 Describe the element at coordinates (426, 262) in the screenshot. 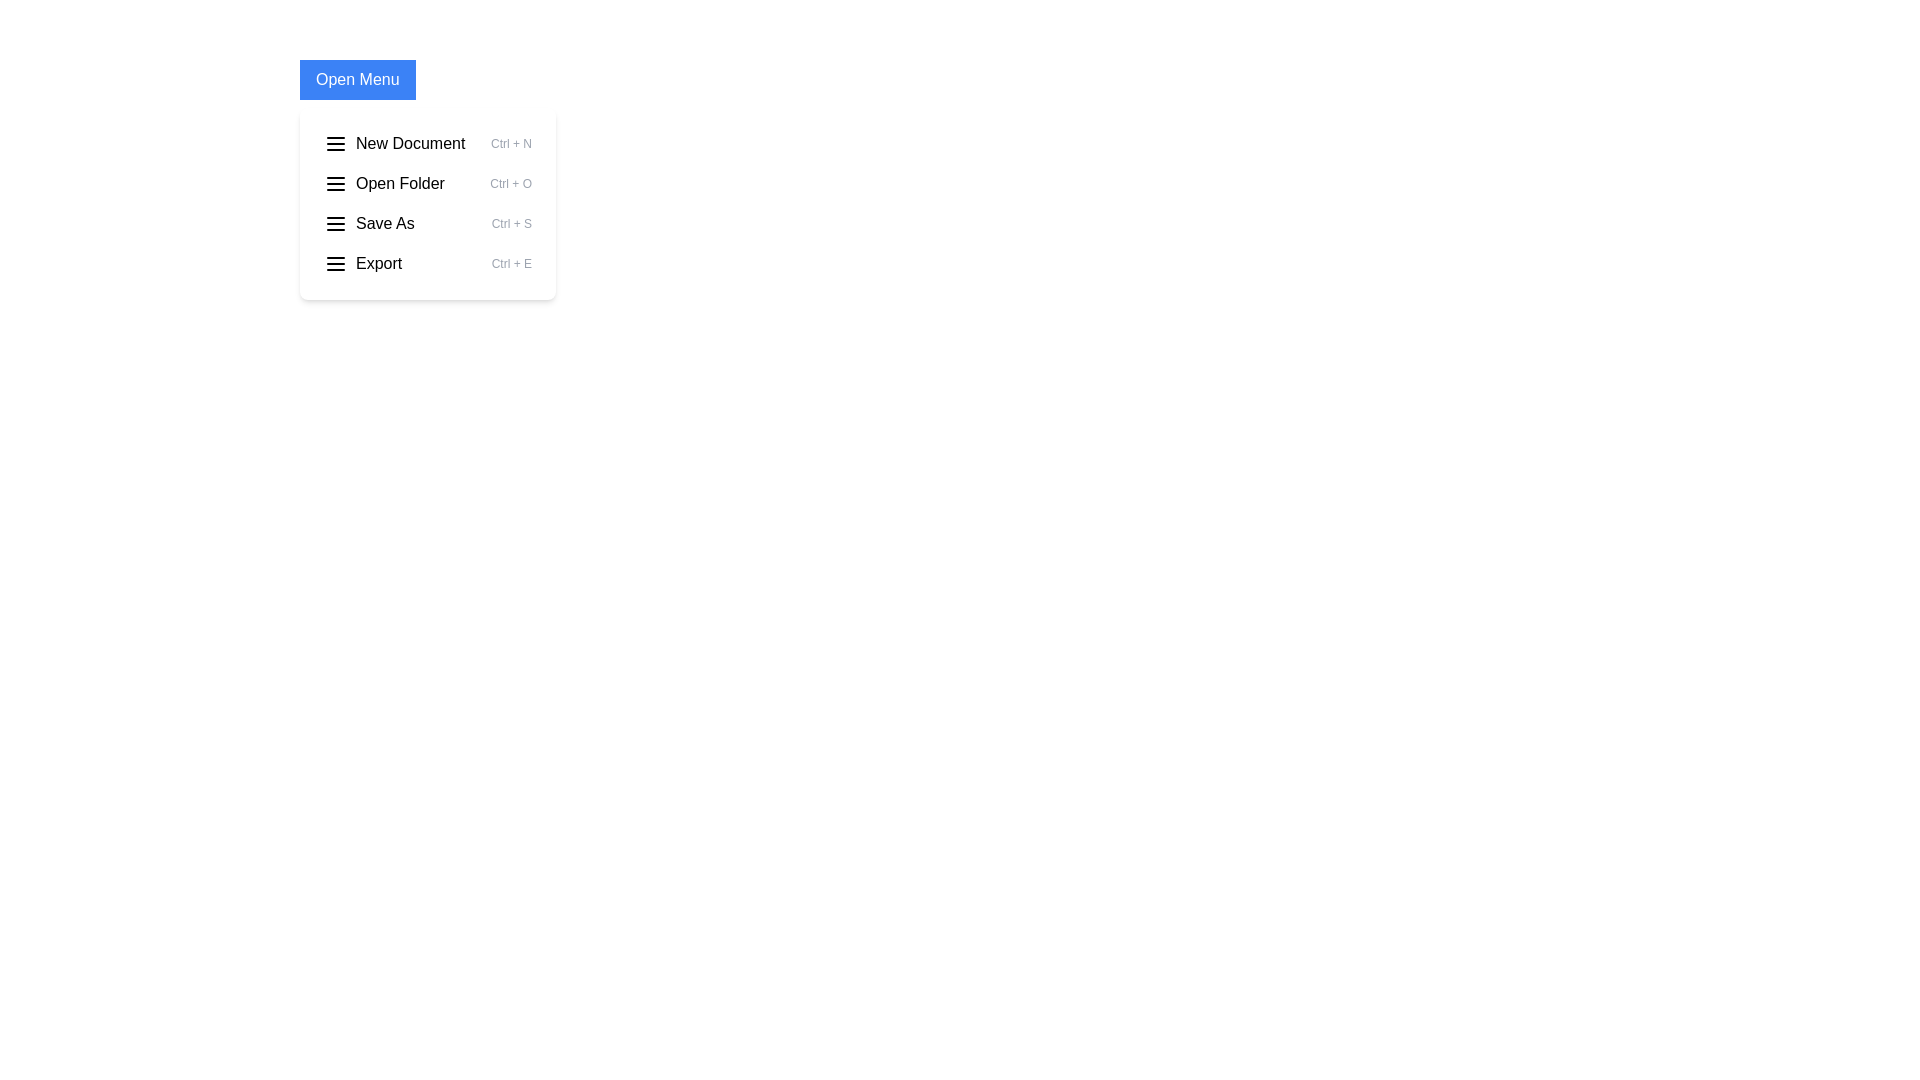

I see `the 'Export' menu item, which is the fourth option in the dropdown menu` at that location.